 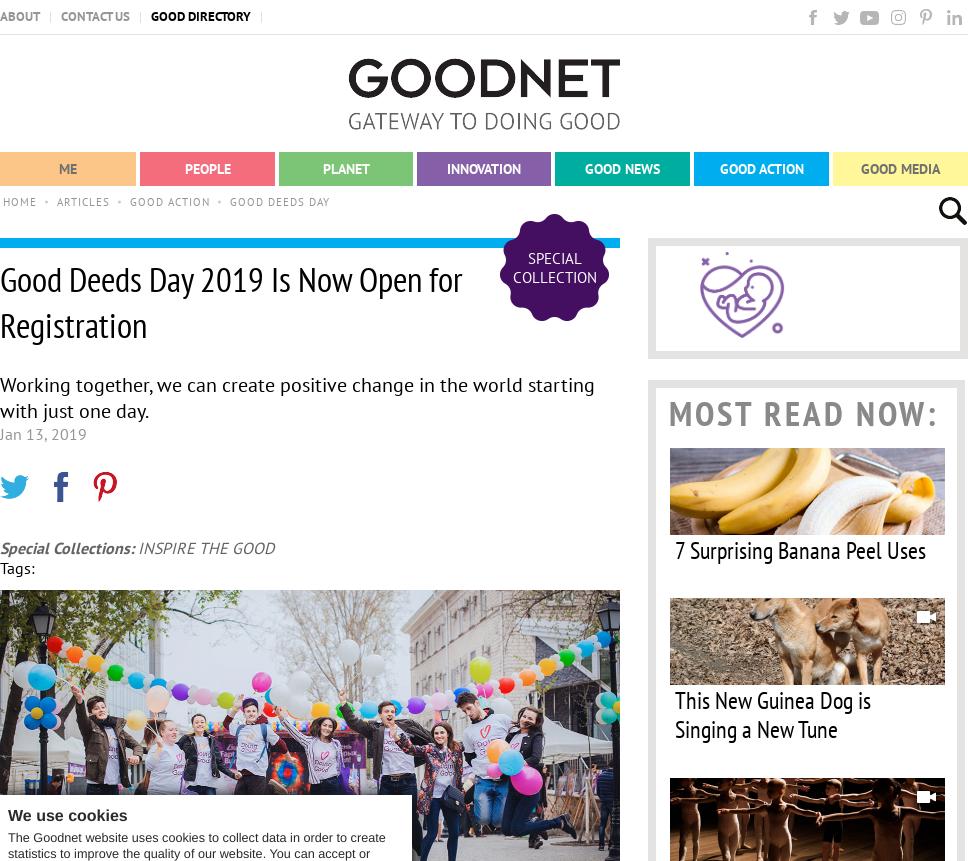 I want to click on 'Personal Growth', so click(x=15, y=273).